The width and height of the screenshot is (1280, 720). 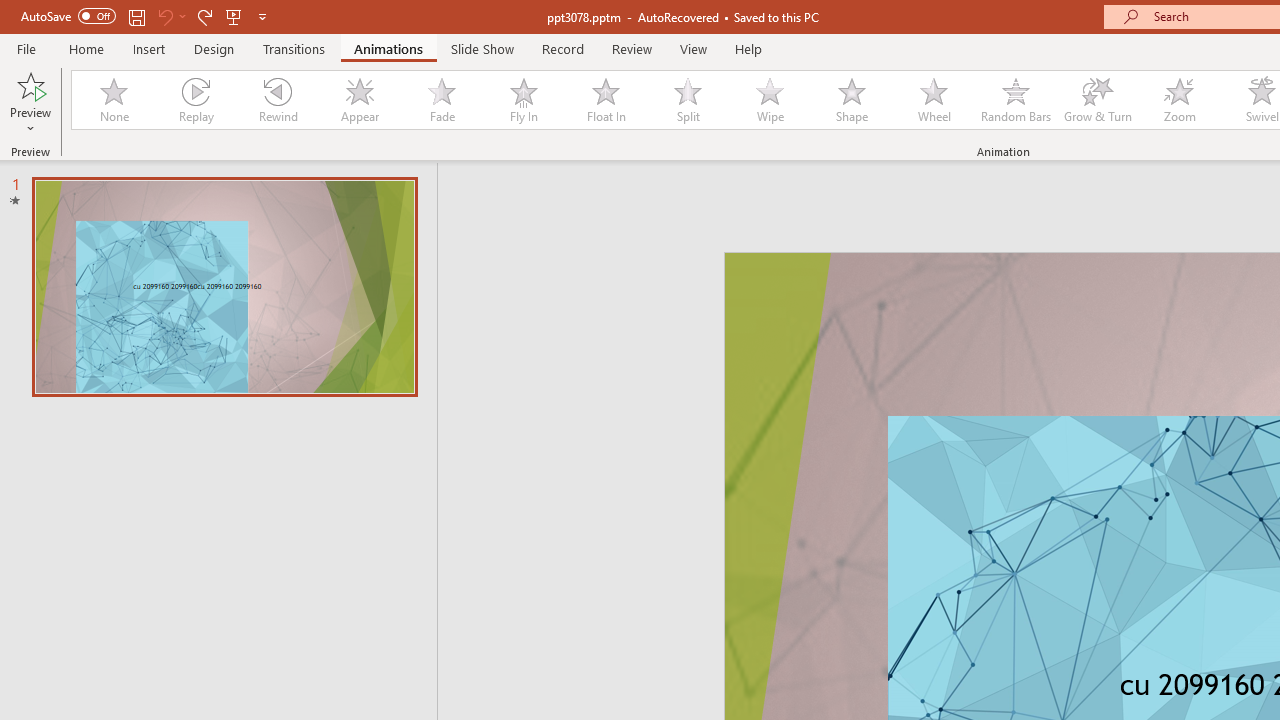 I want to click on 'Rewind', so click(x=276, y=100).